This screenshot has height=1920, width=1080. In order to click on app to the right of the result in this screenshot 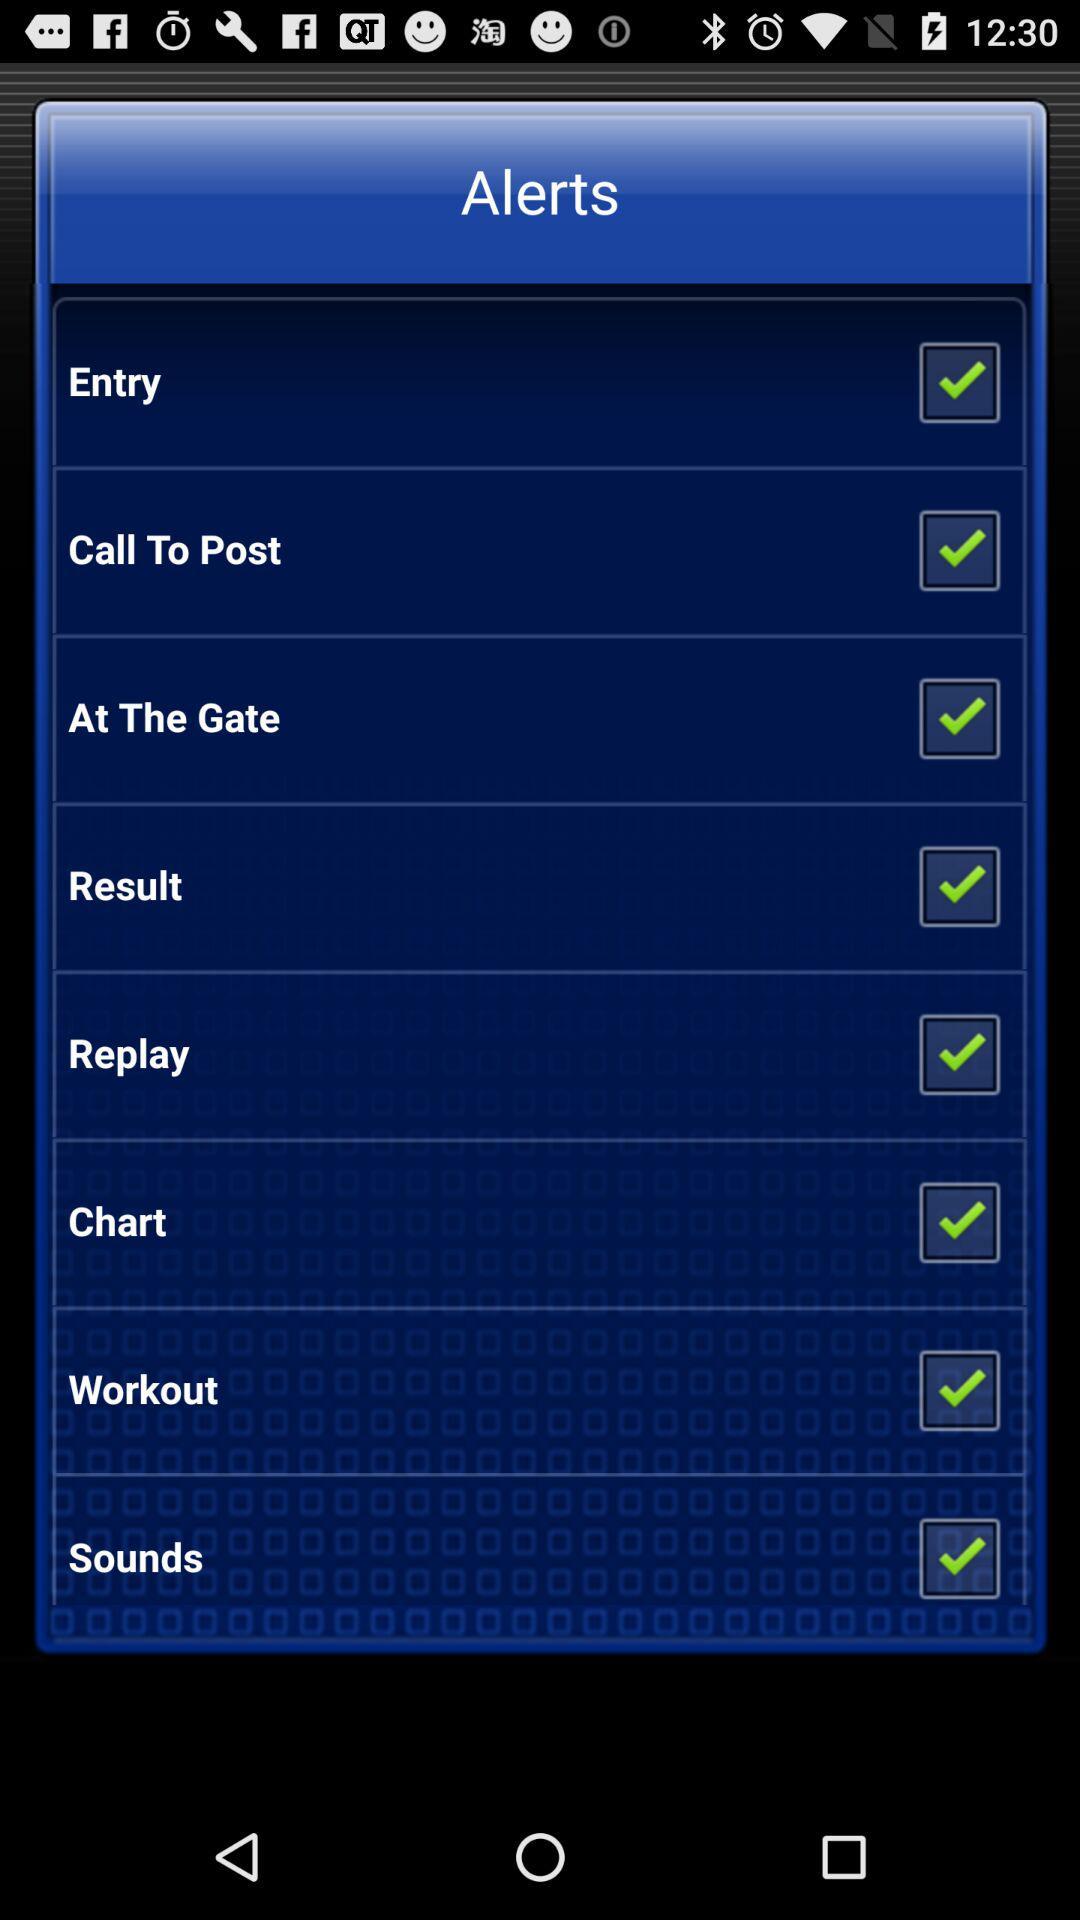, I will do `click(957, 883)`.